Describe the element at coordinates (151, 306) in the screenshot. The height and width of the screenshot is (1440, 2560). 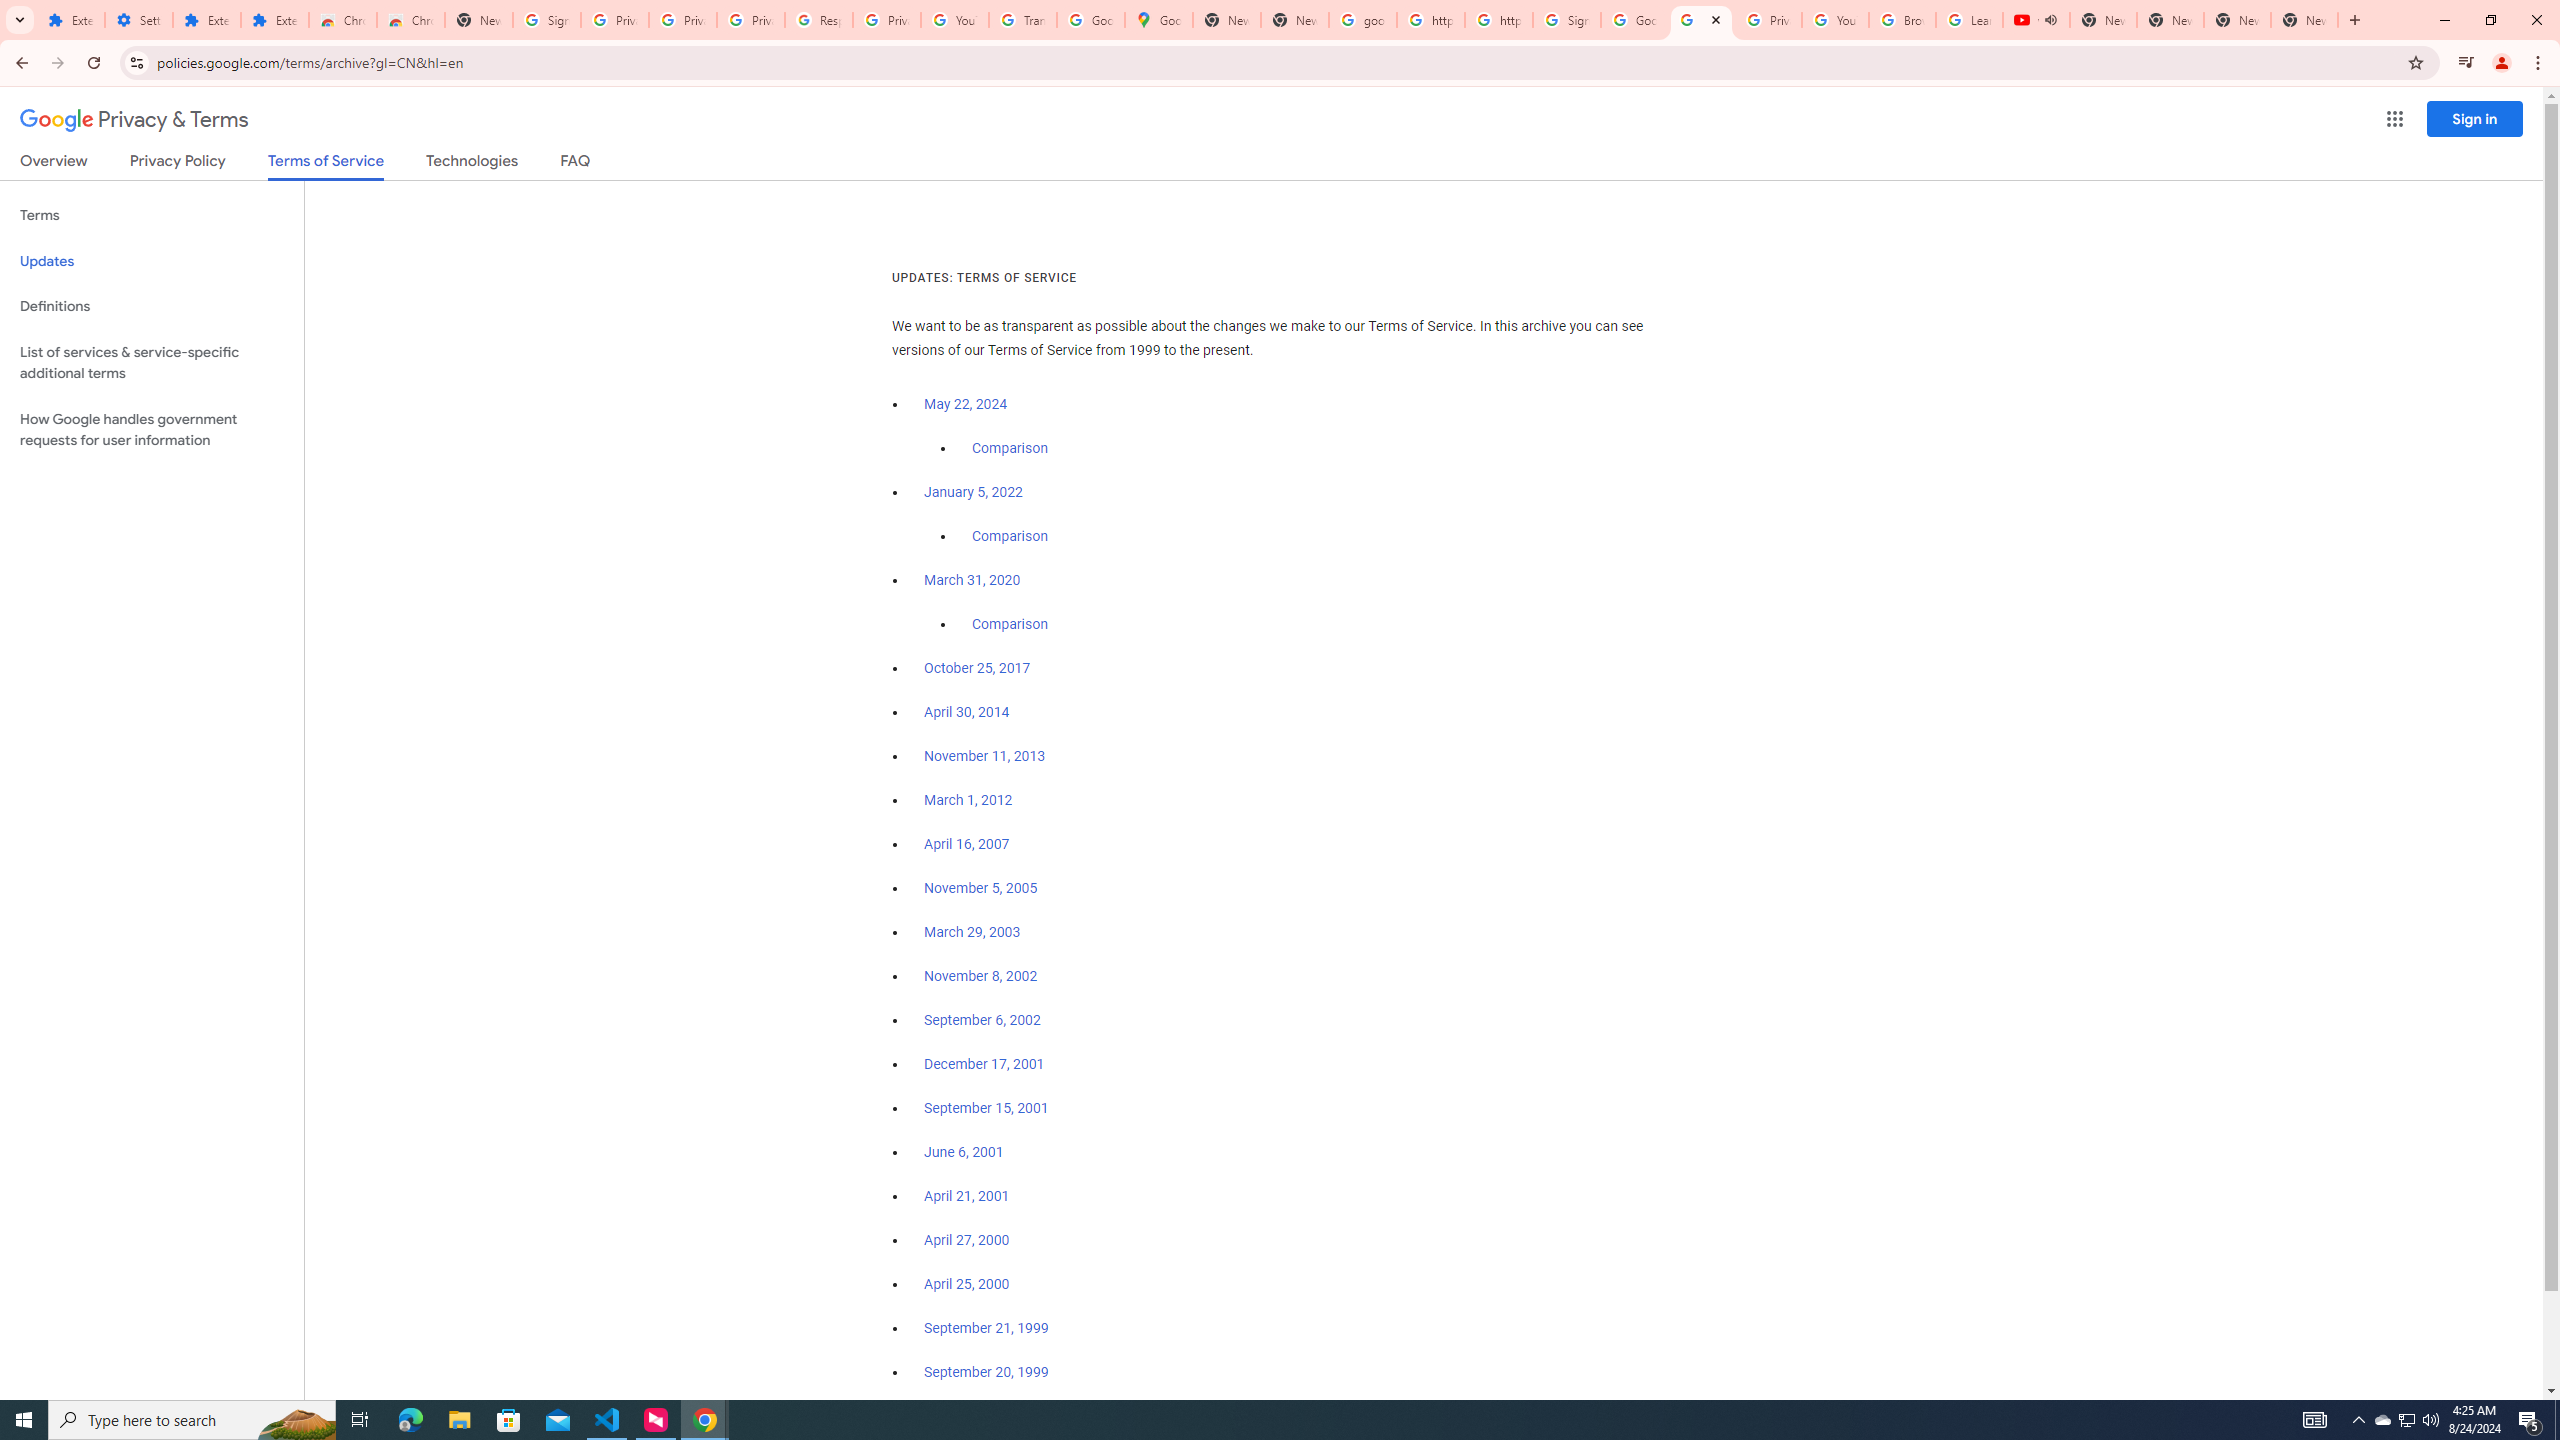
I see `'Definitions'` at that location.